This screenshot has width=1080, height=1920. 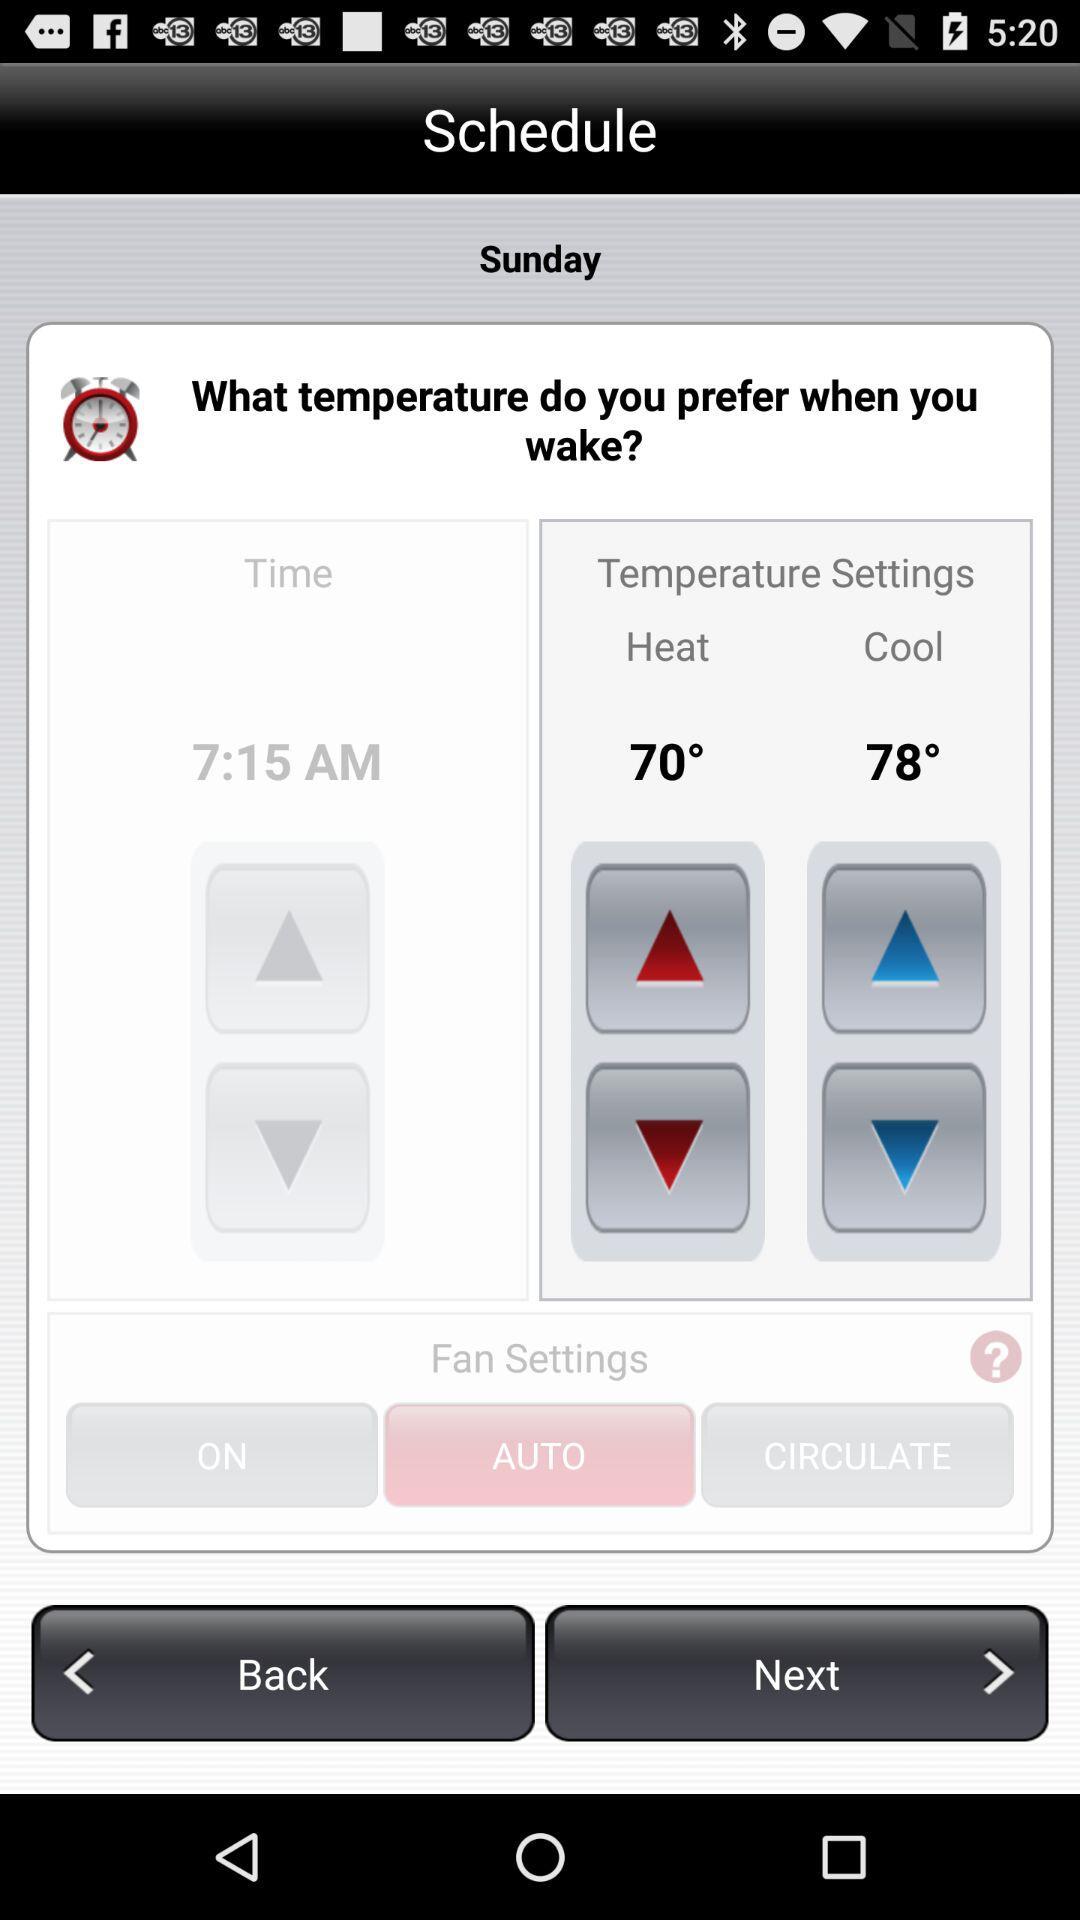 What do you see at coordinates (995, 1452) in the screenshot?
I see `the help icon` at bounding box center [995, 1452].